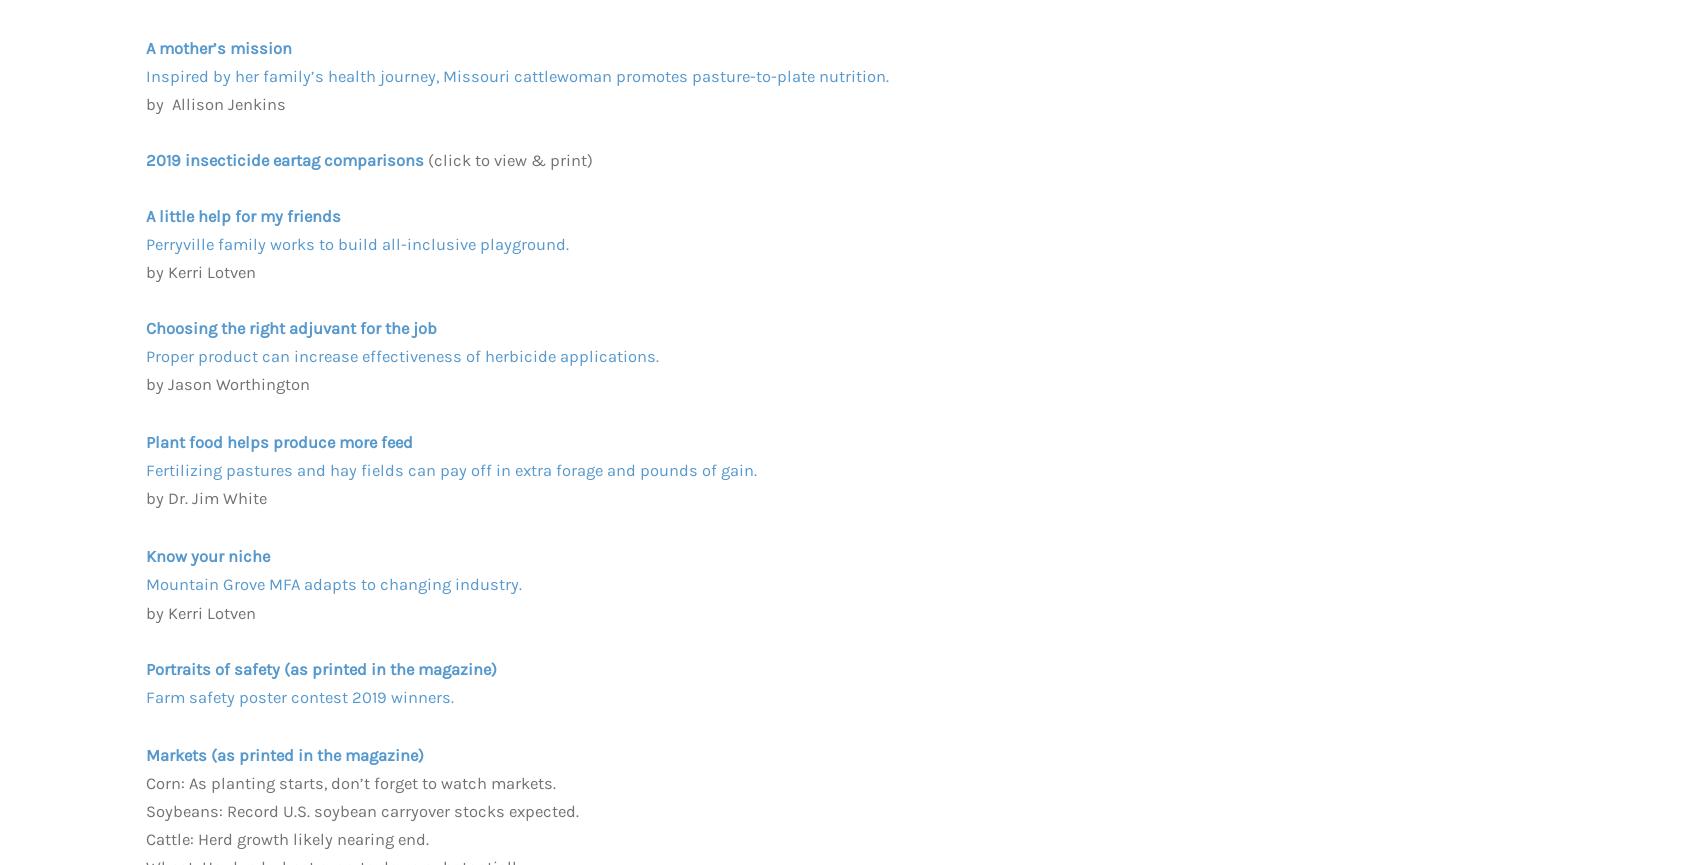 Image resolution: width=1692 pixels, height=865 pixels. What do you see at coordinates (218, 47) in the screenshot?
I see `'A mother’s mission'` at bounding box center [218, 47].